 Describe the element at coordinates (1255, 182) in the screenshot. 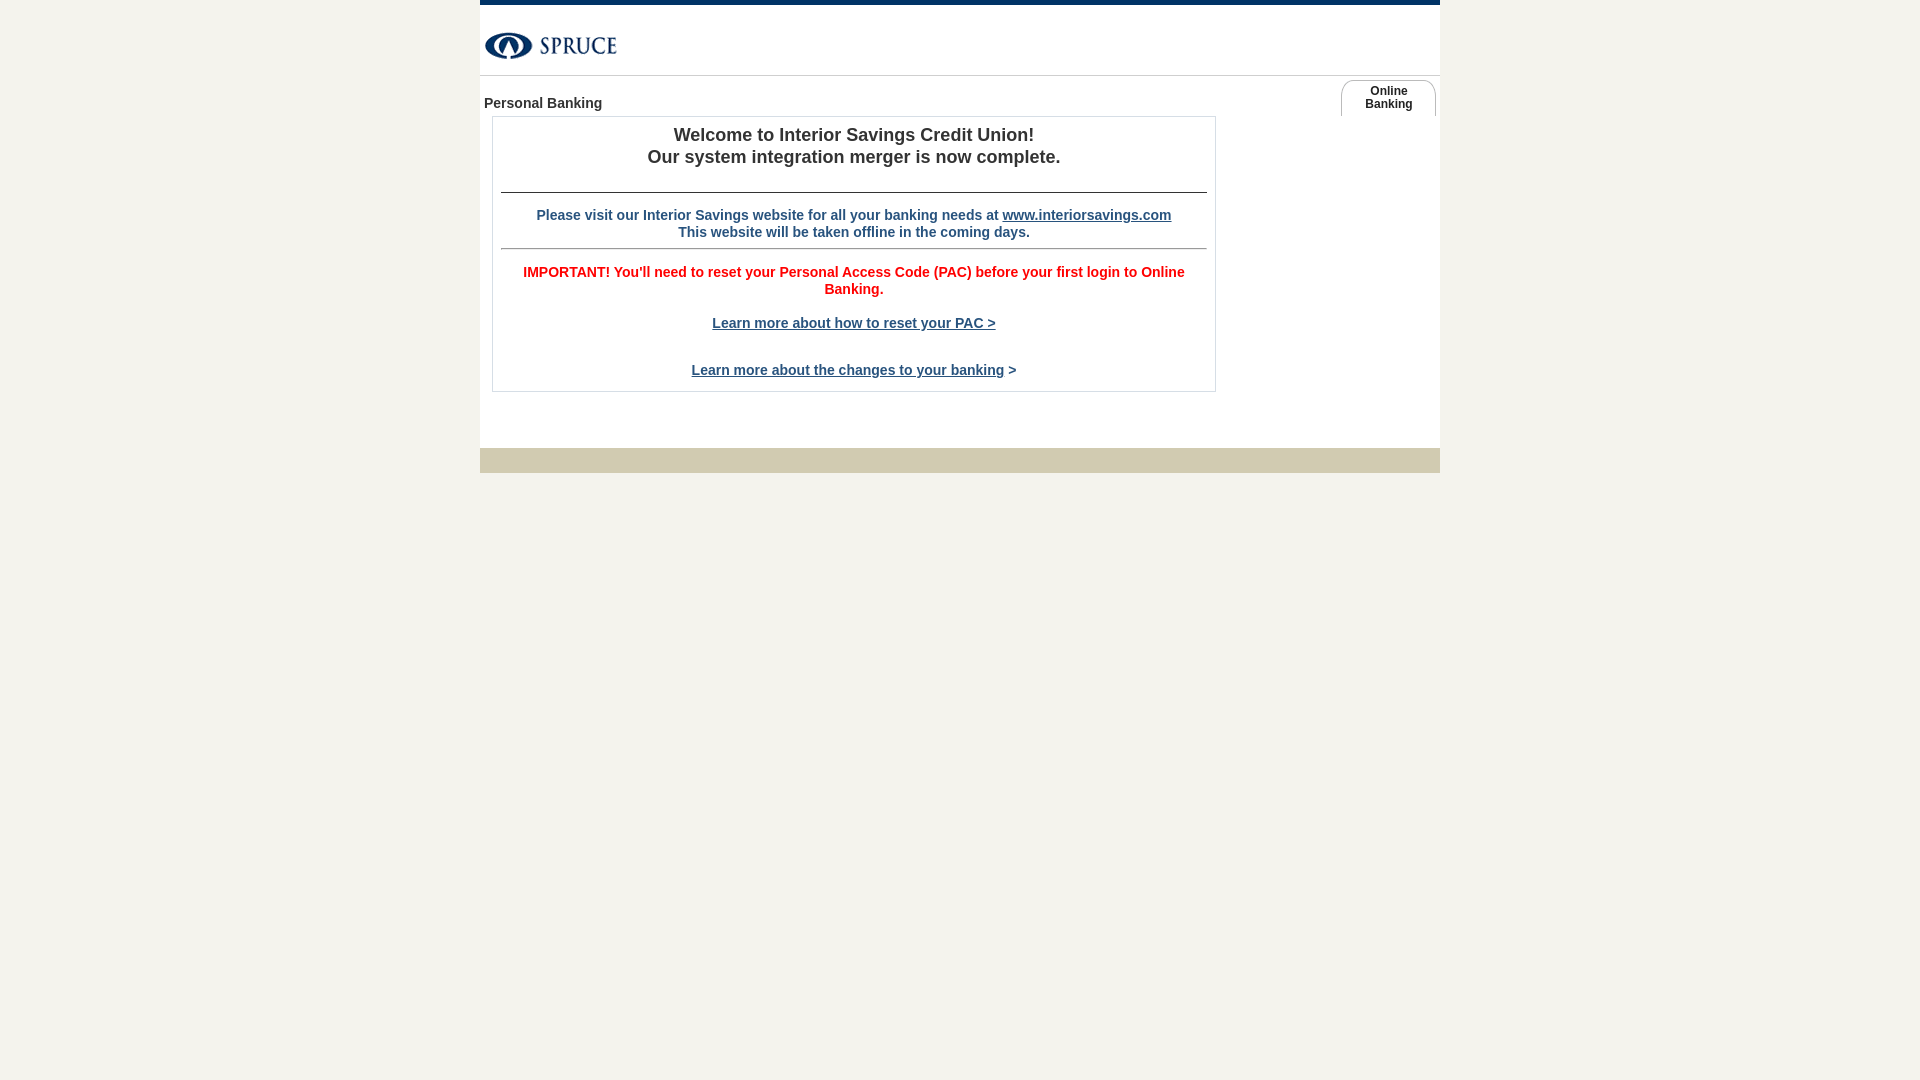

I see `'www.interiorsavings.com'` at that location.